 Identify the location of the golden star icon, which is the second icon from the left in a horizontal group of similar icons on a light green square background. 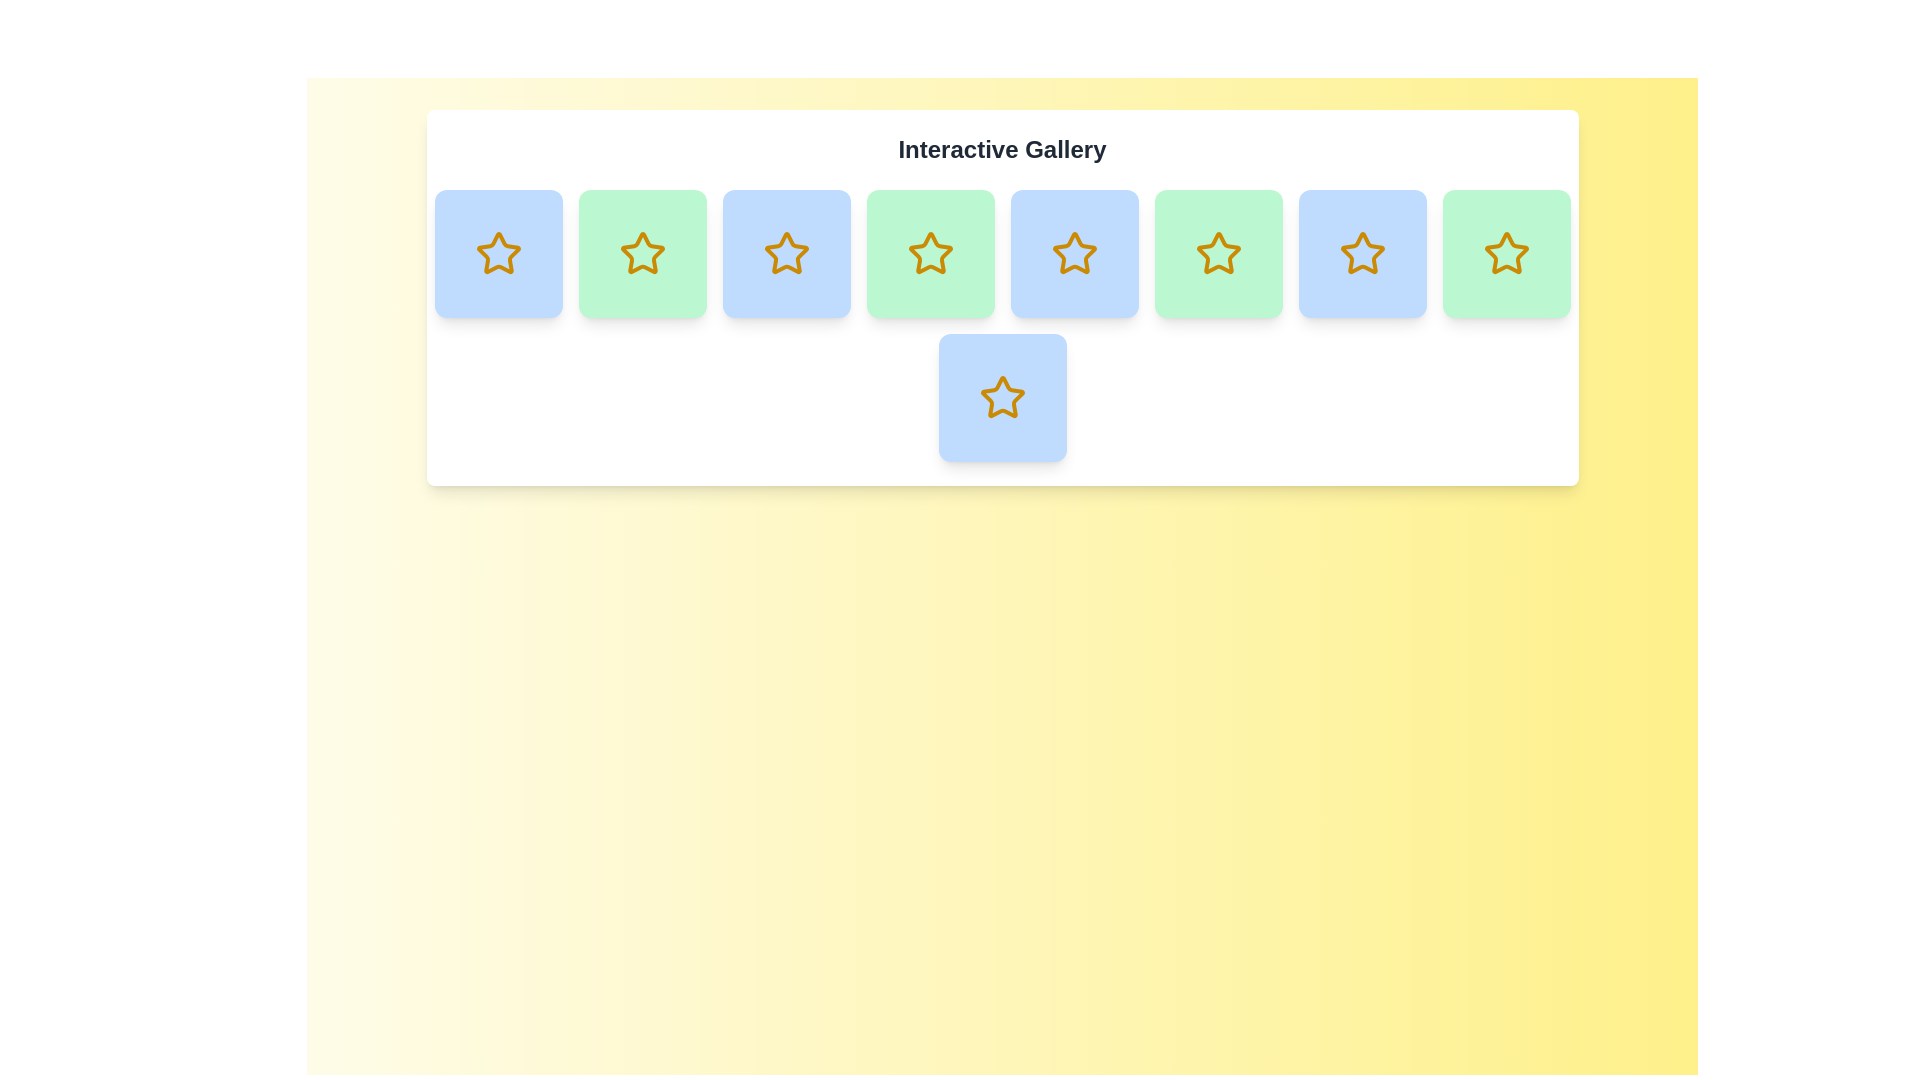
(642, 252).